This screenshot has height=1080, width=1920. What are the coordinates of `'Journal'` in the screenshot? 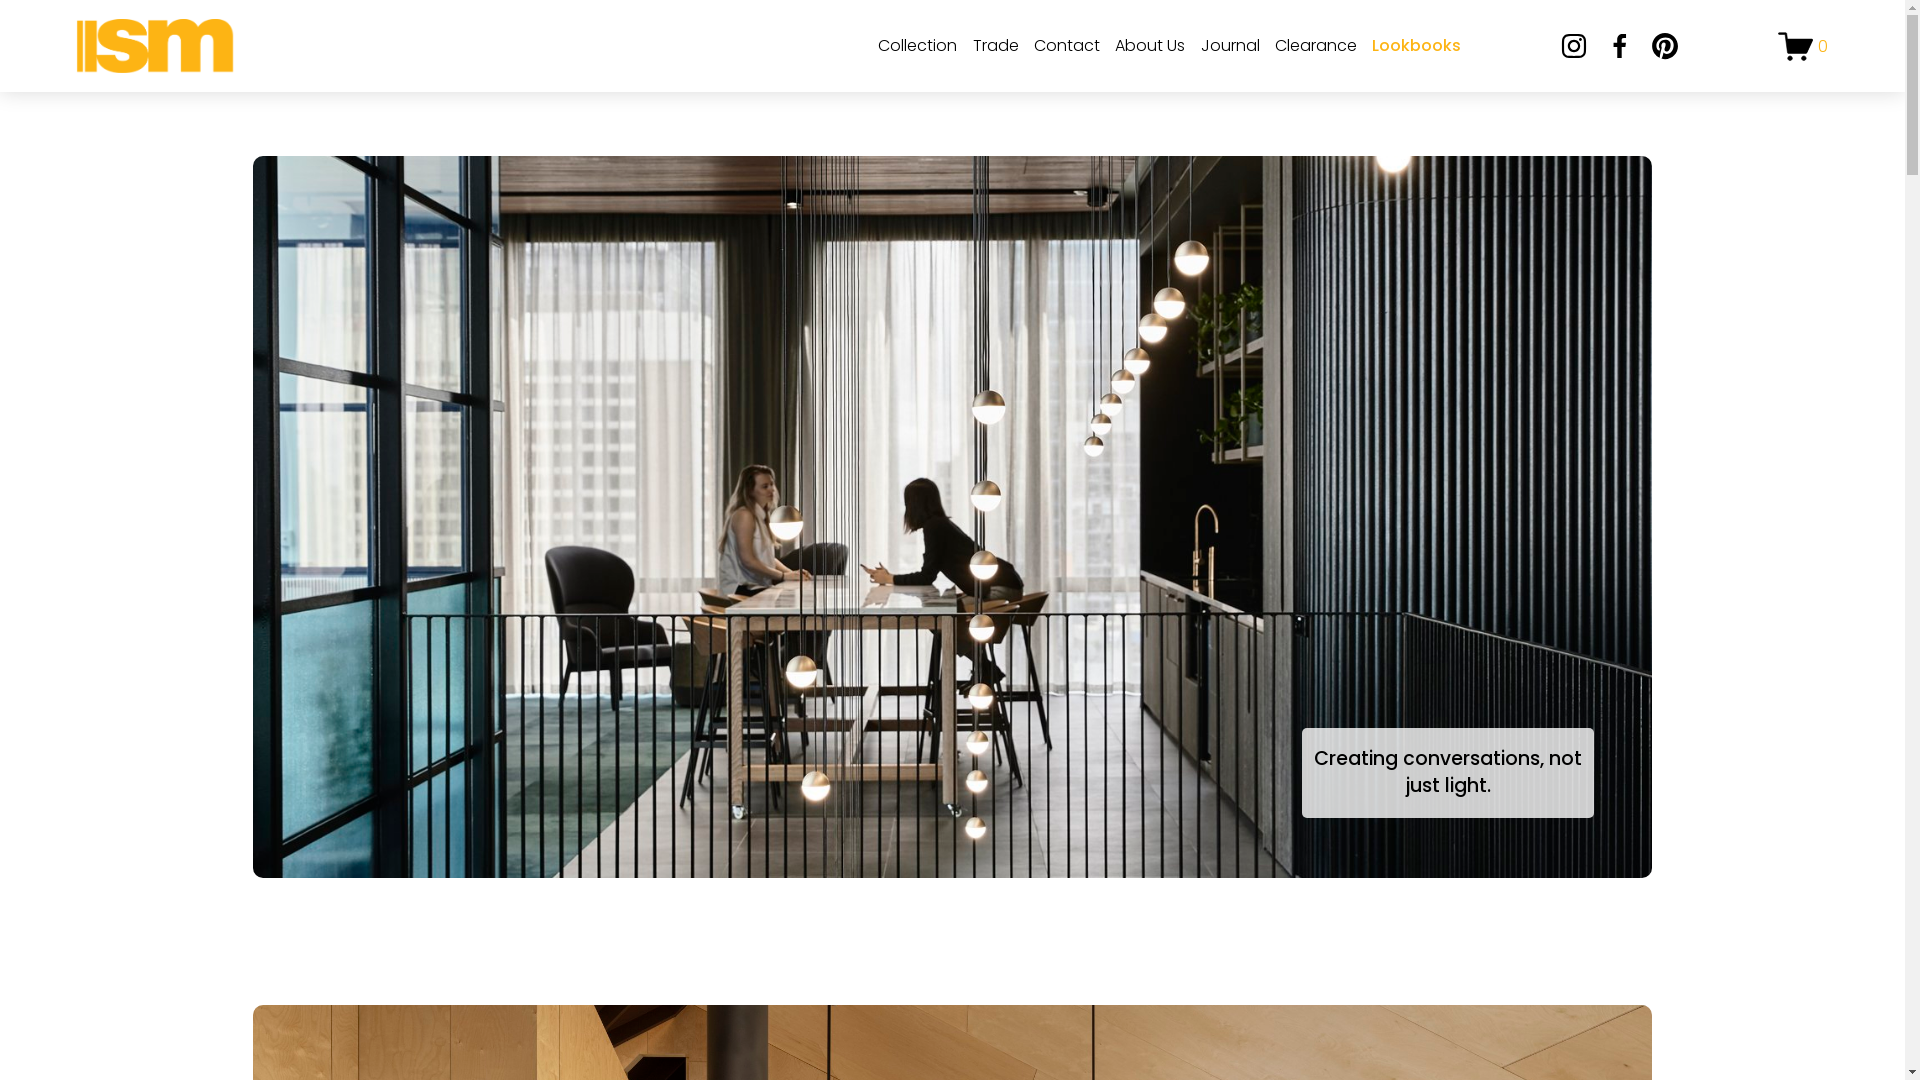 It's located at (1229, 45).